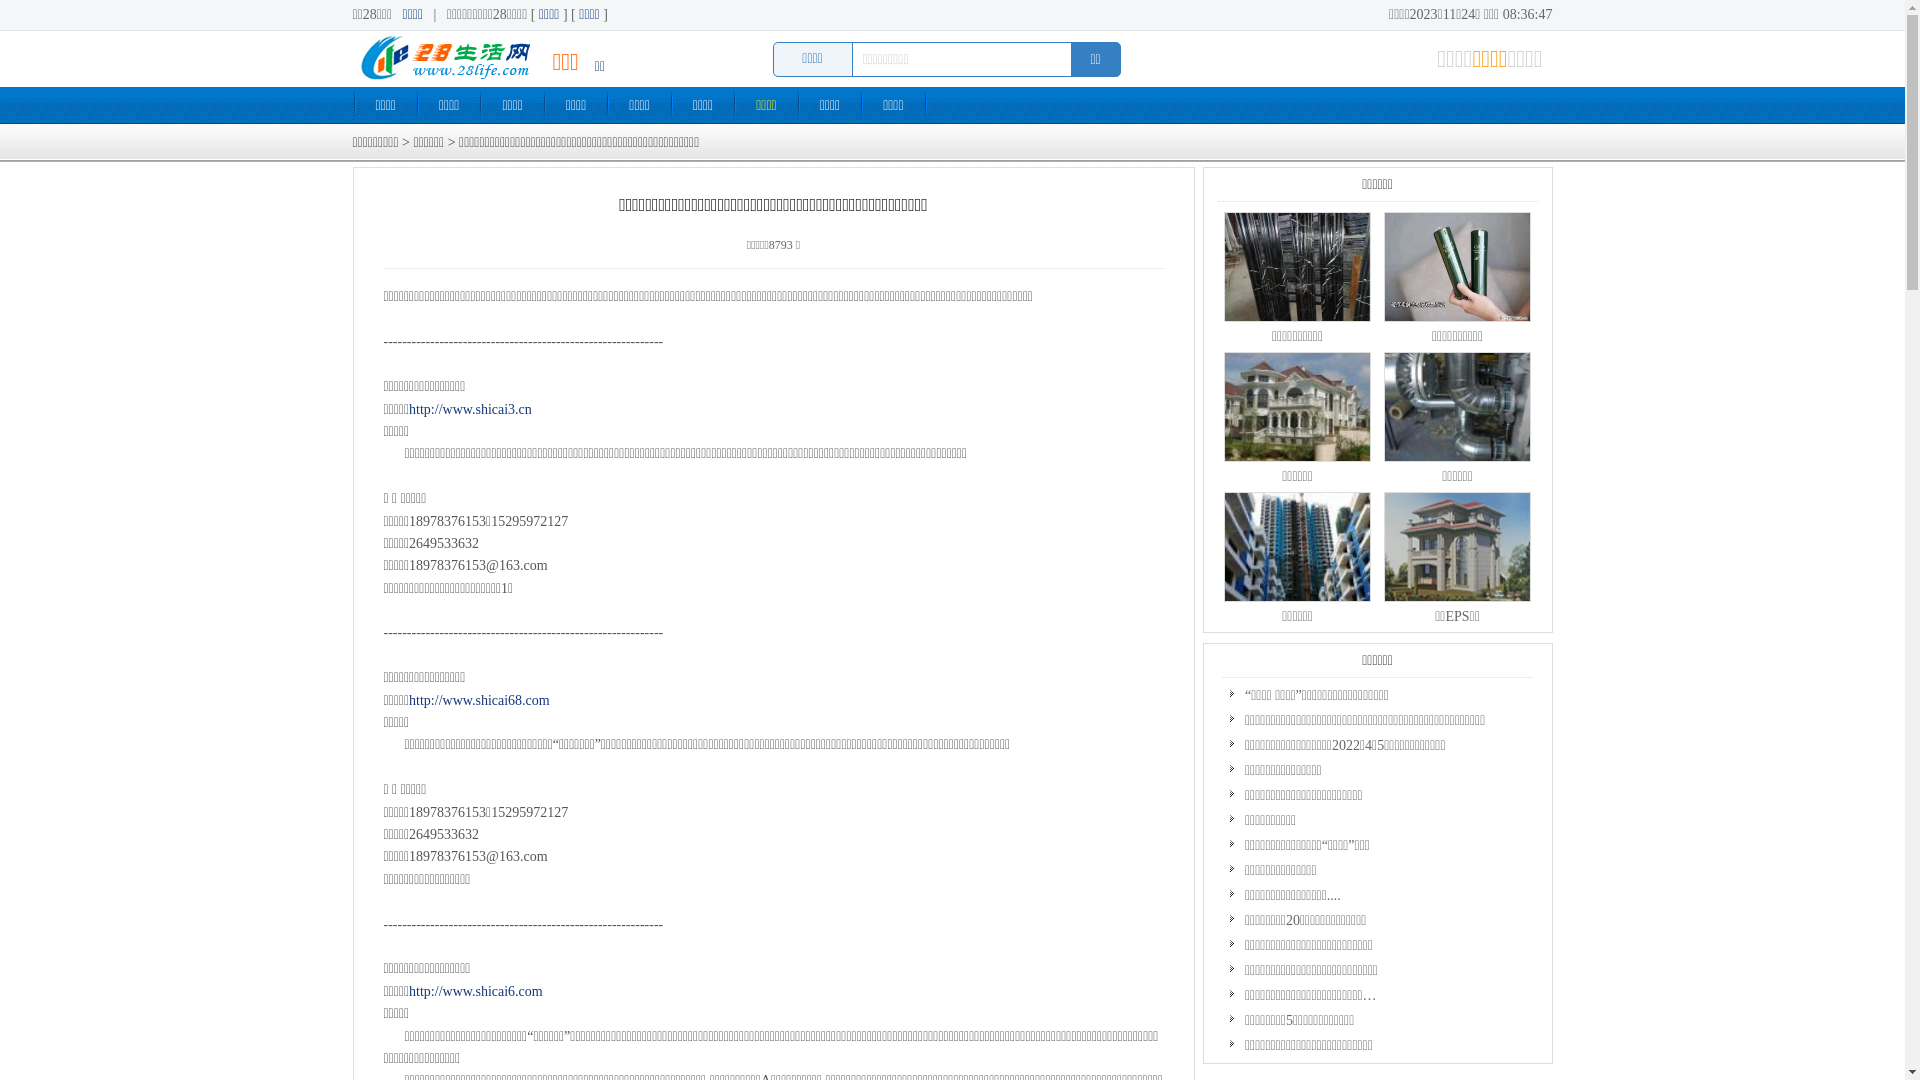 This screenshot has width=1920, height=1080. What do you see at coordinates (478, 699) in the screenshot?
I see `'http://www.shicai68.com'` at bounding box center [478, 699].